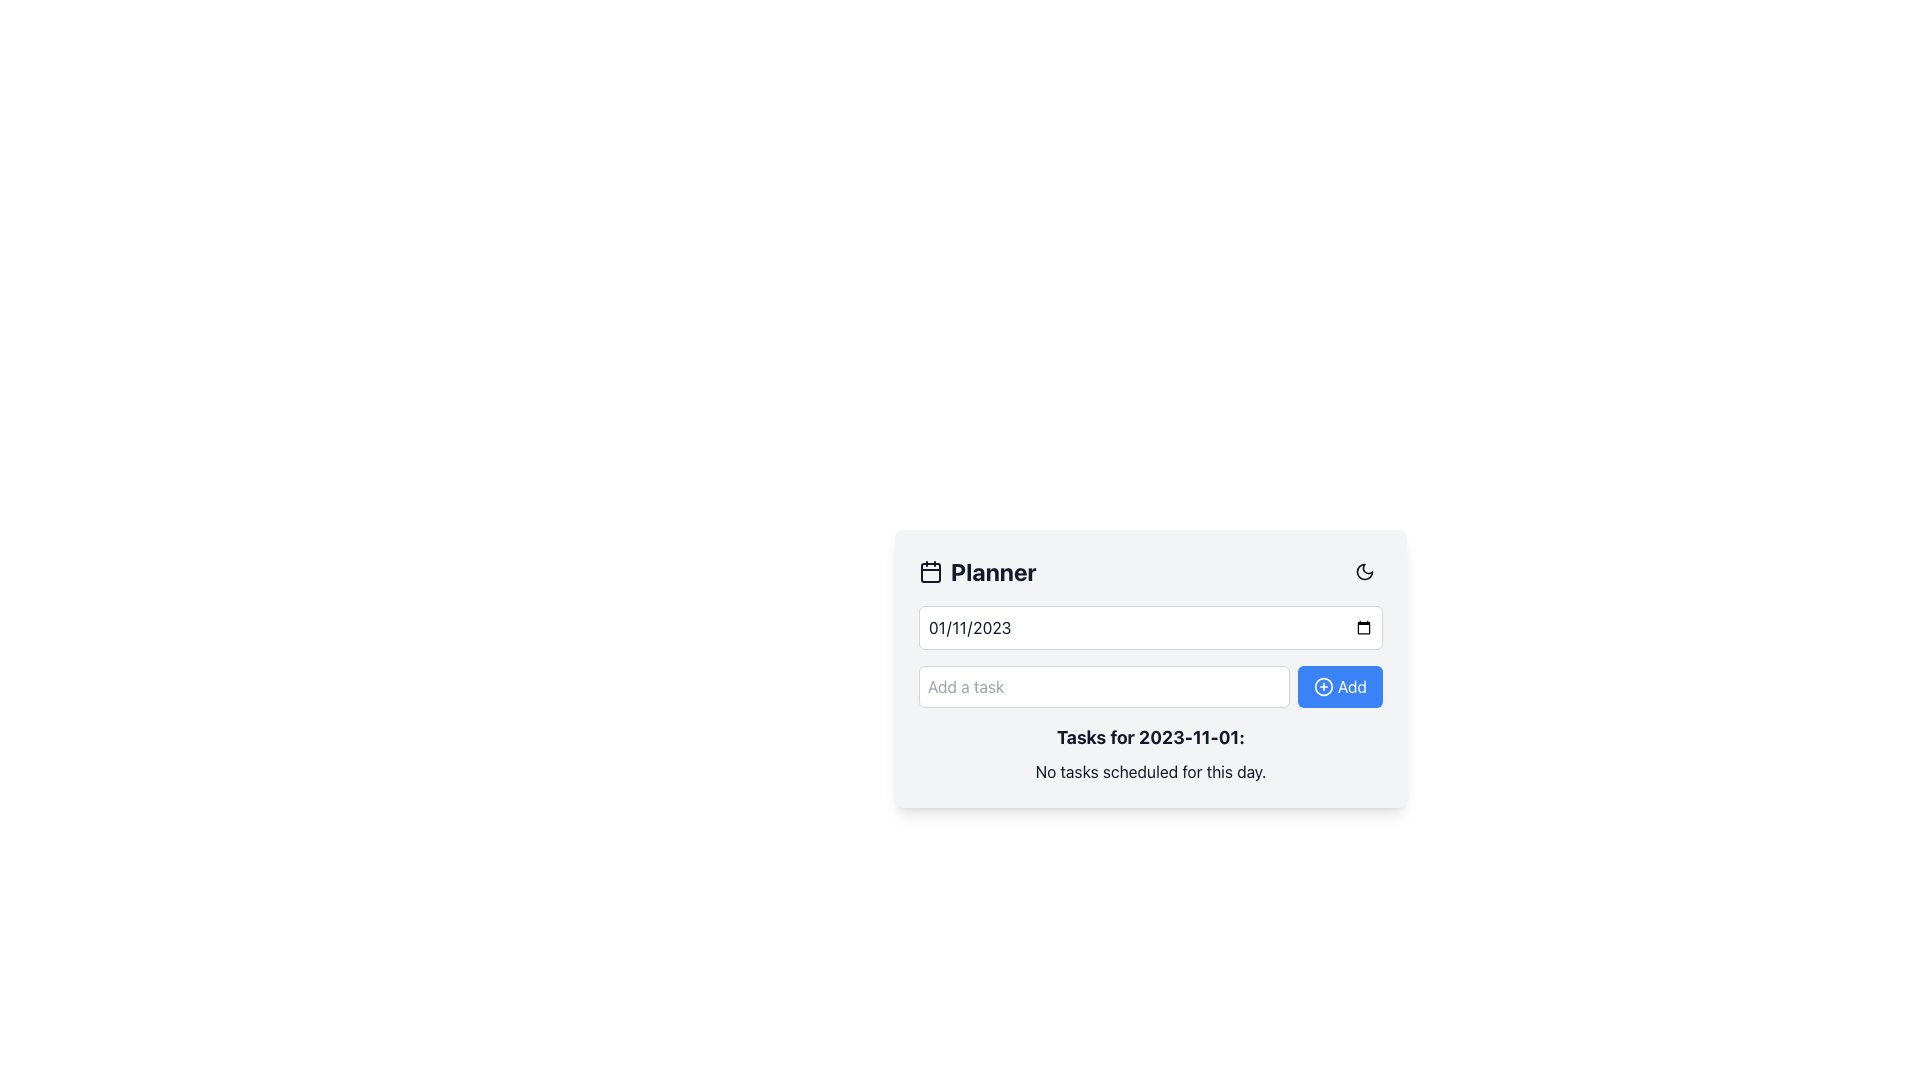 The width and height of the screenshot is (1920, 1080). Describe the element at coordinates (1151, 737) in the screenshot. I see `bold text label that states 'Tasks for 2023-11-01:' positioned at the bottom of the planner card interface` at that location.